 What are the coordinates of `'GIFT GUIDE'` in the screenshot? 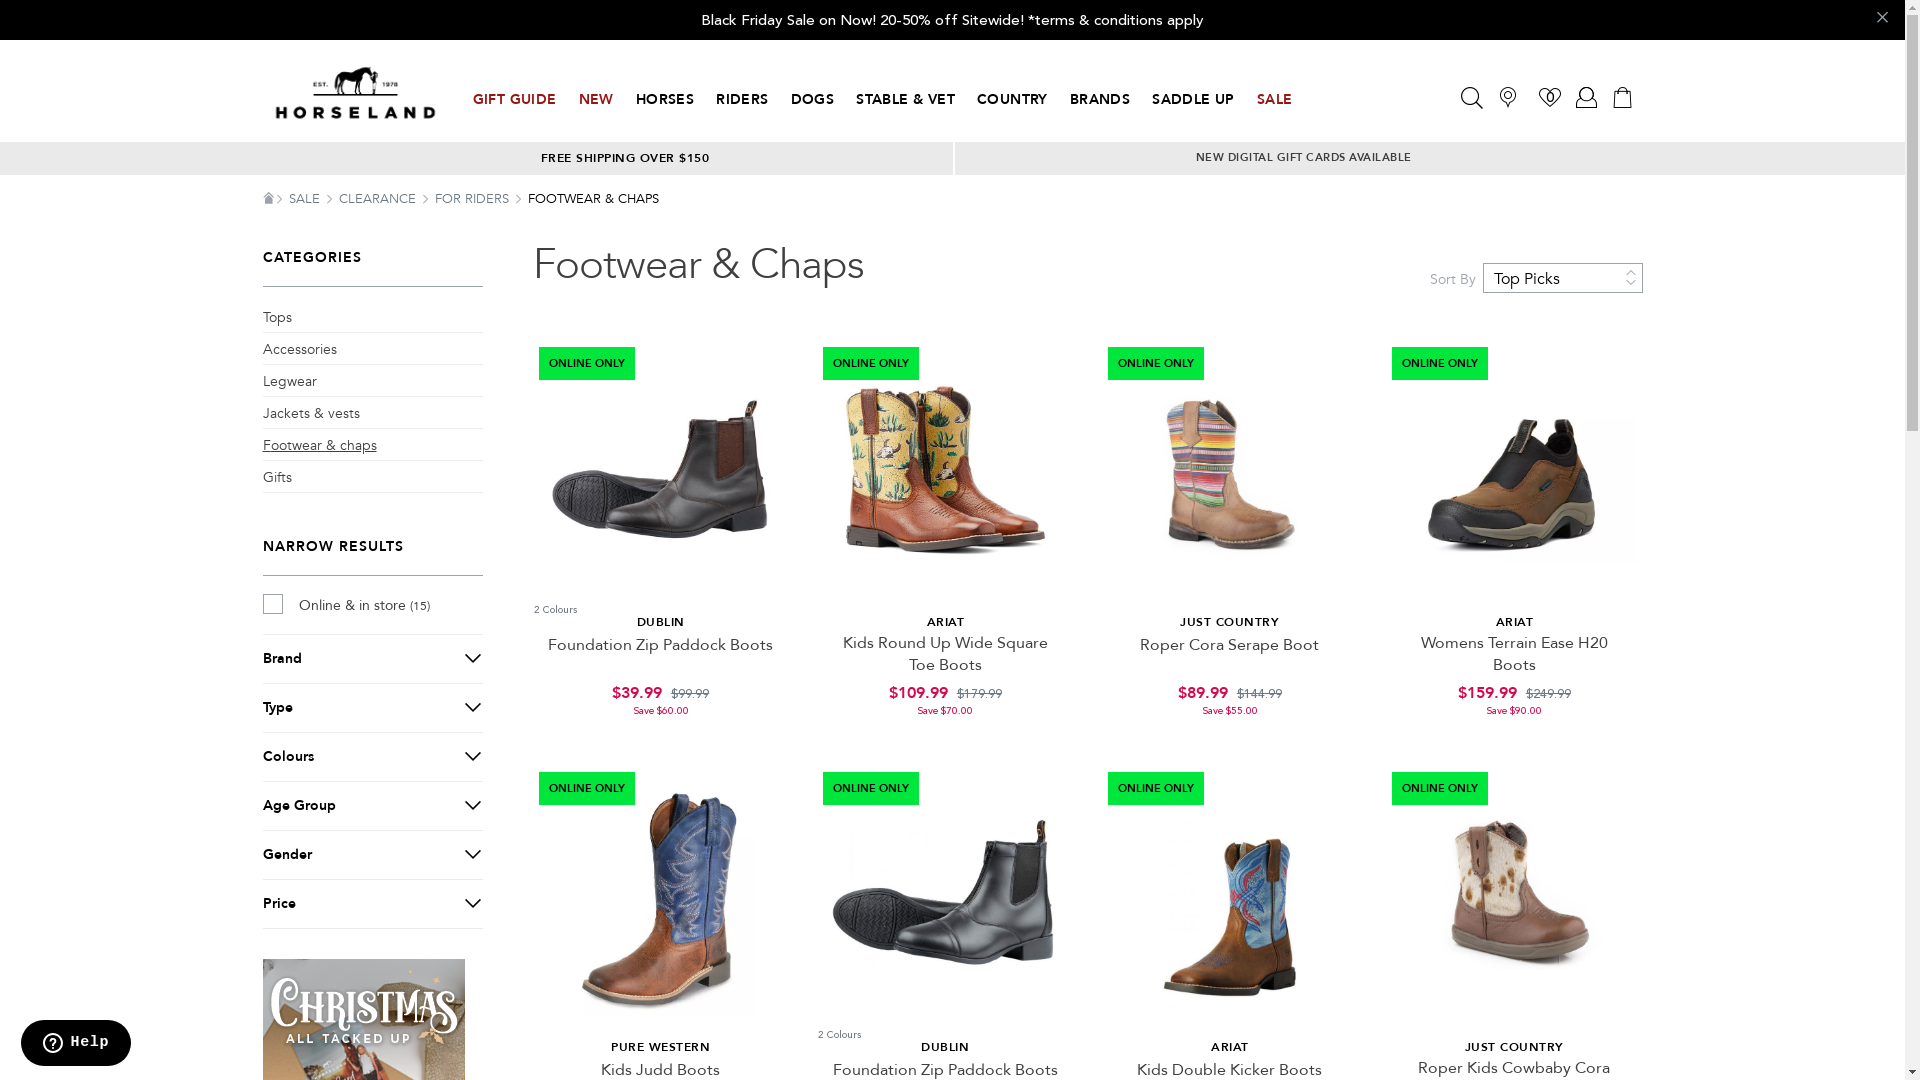 It's located at (513, 100).